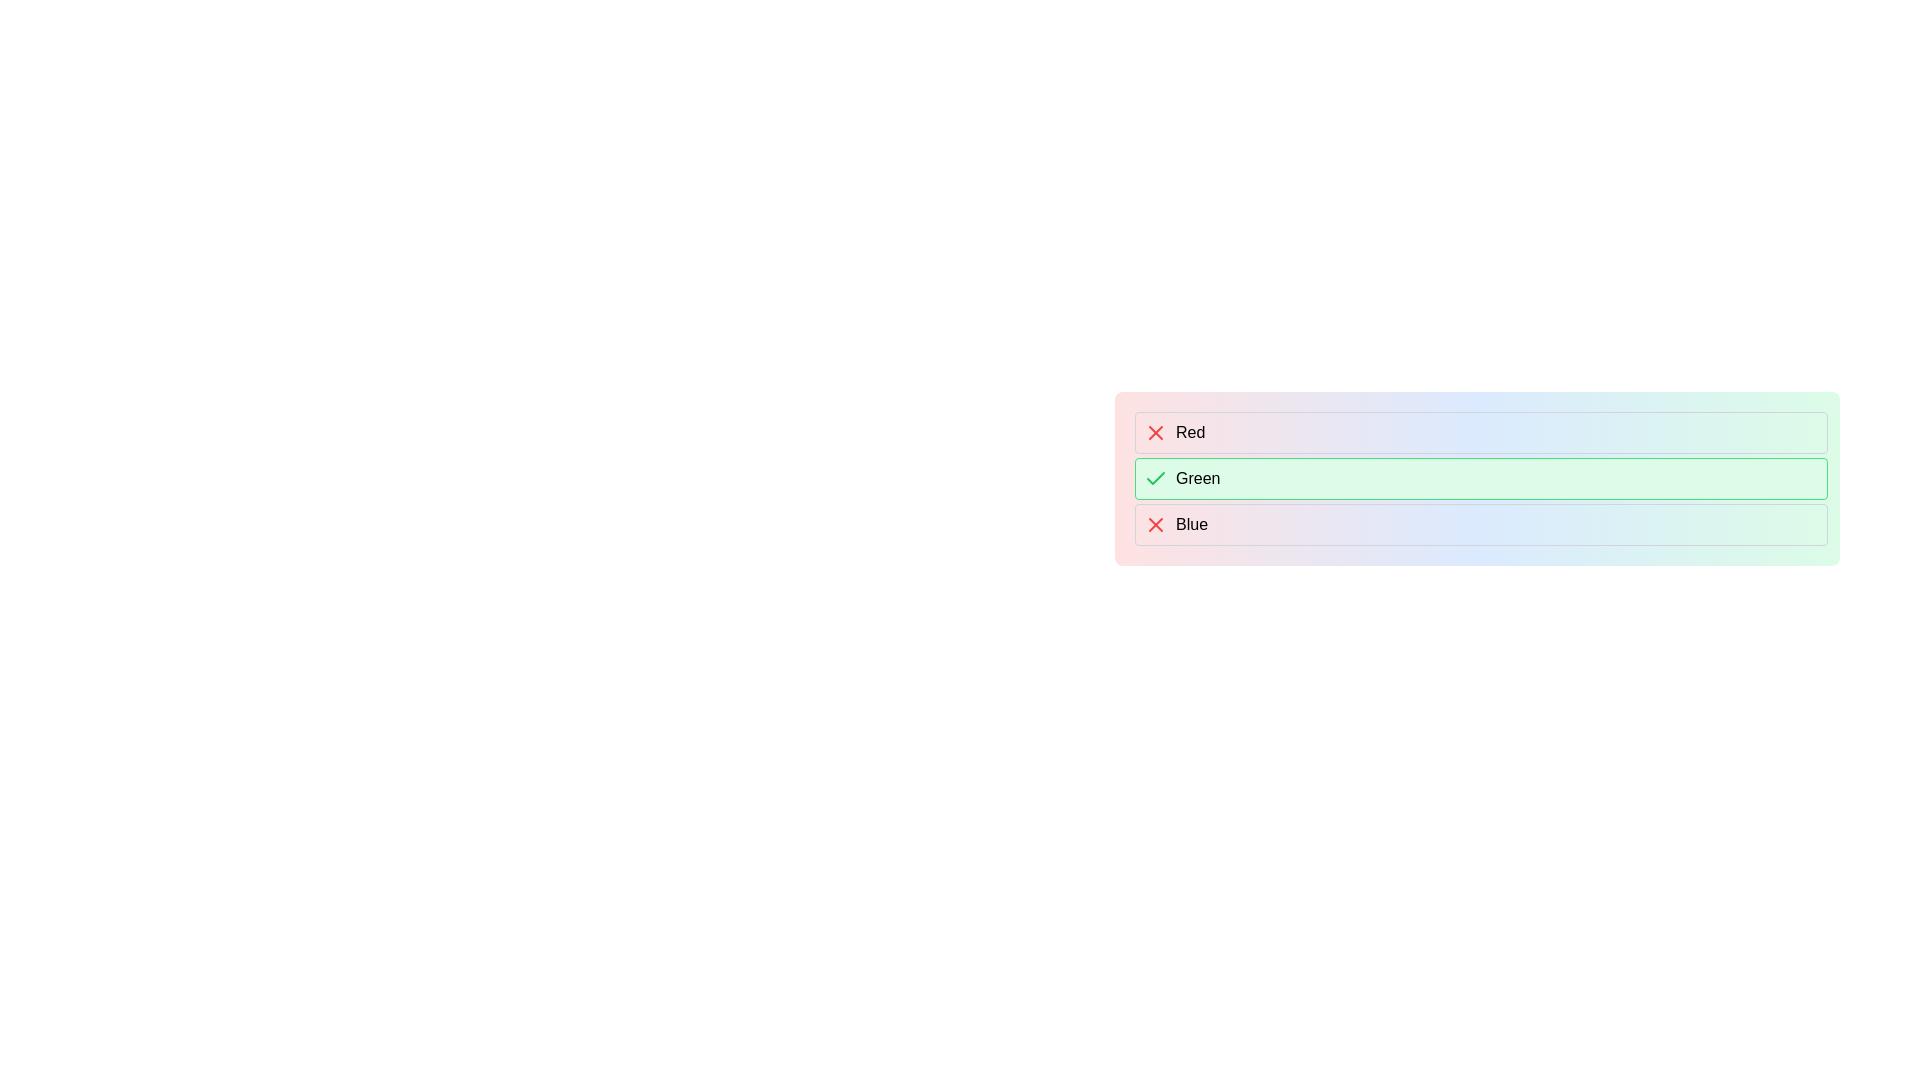 The width and height of the screenshot is (1920, 1080). Describe the element at coordinates (1481, 478) in the screenshot. I see `the green button labeled 'Green' that features a checkmark icon on the left, positioned centrally below the 'Red' button and above the 'Blue' button in the vertical list` at that location.